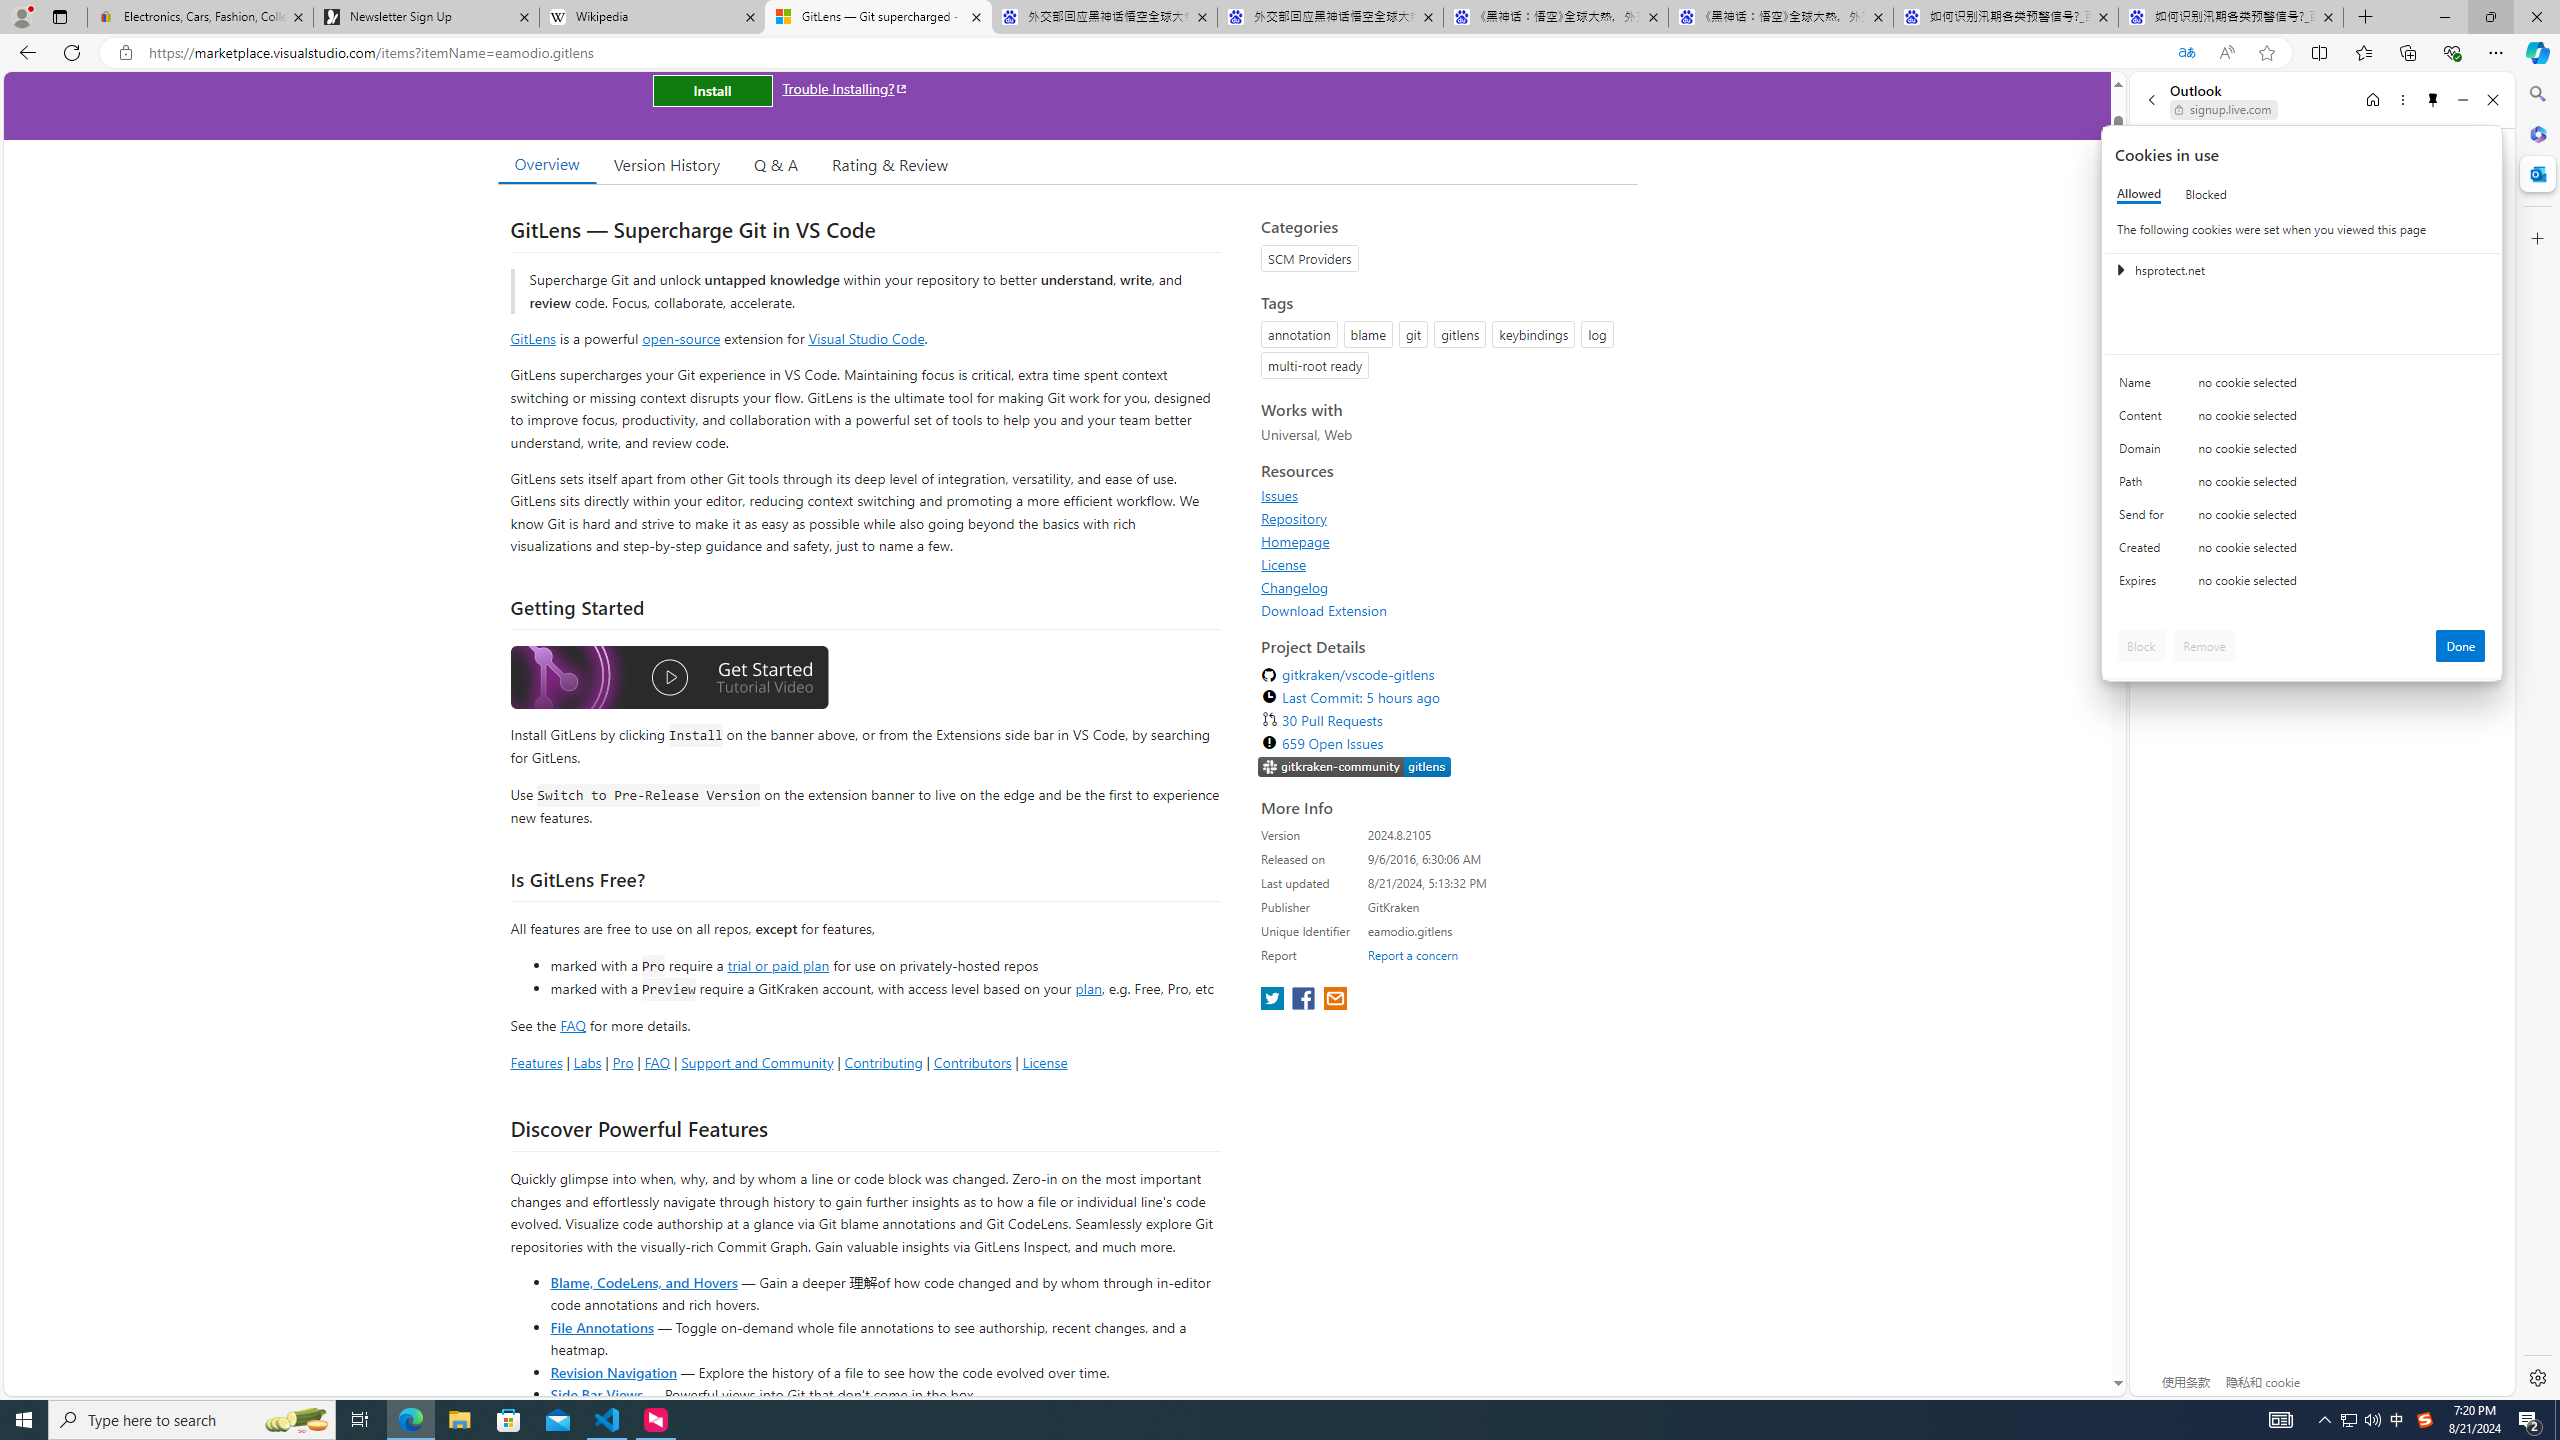 The width and height of the screenshot is (2560, 1440). I want to click on 'Class: c0153 c0157', so click(2302, 585).